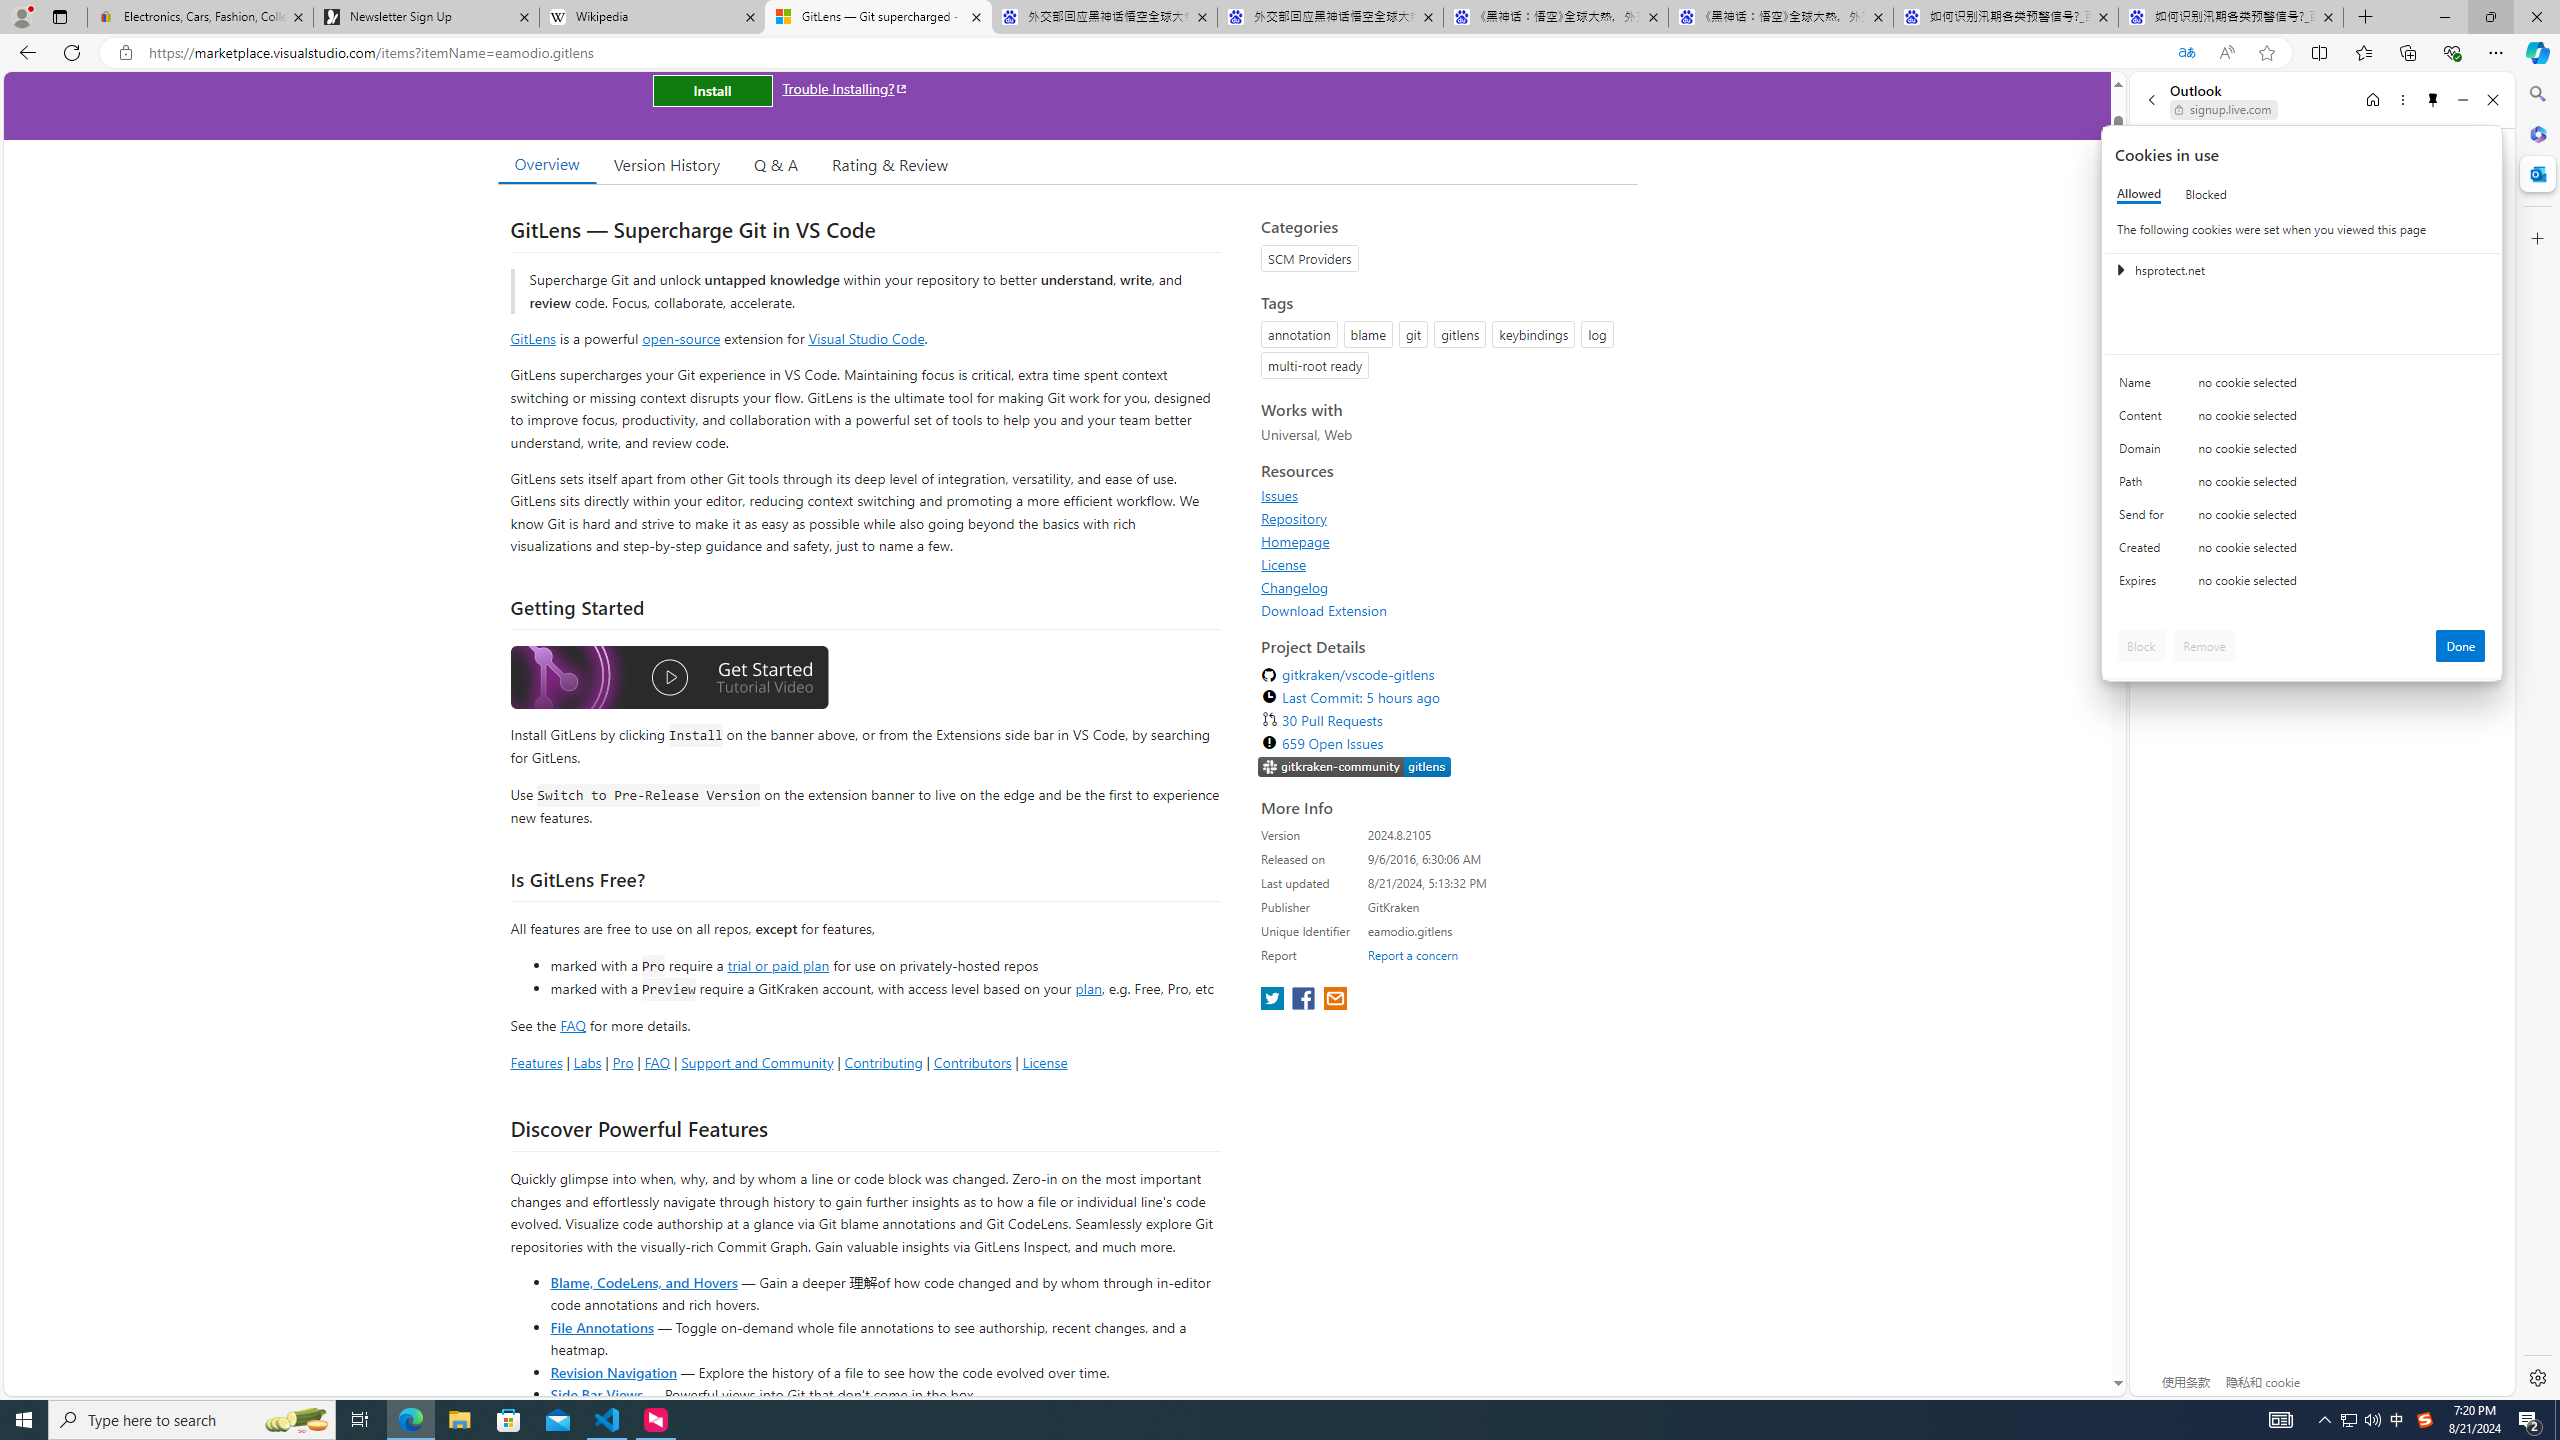 The width and height of the screenshot is (2560, 1440). I want to click on 'Class: c0153 c0157', so click(2302, 585).